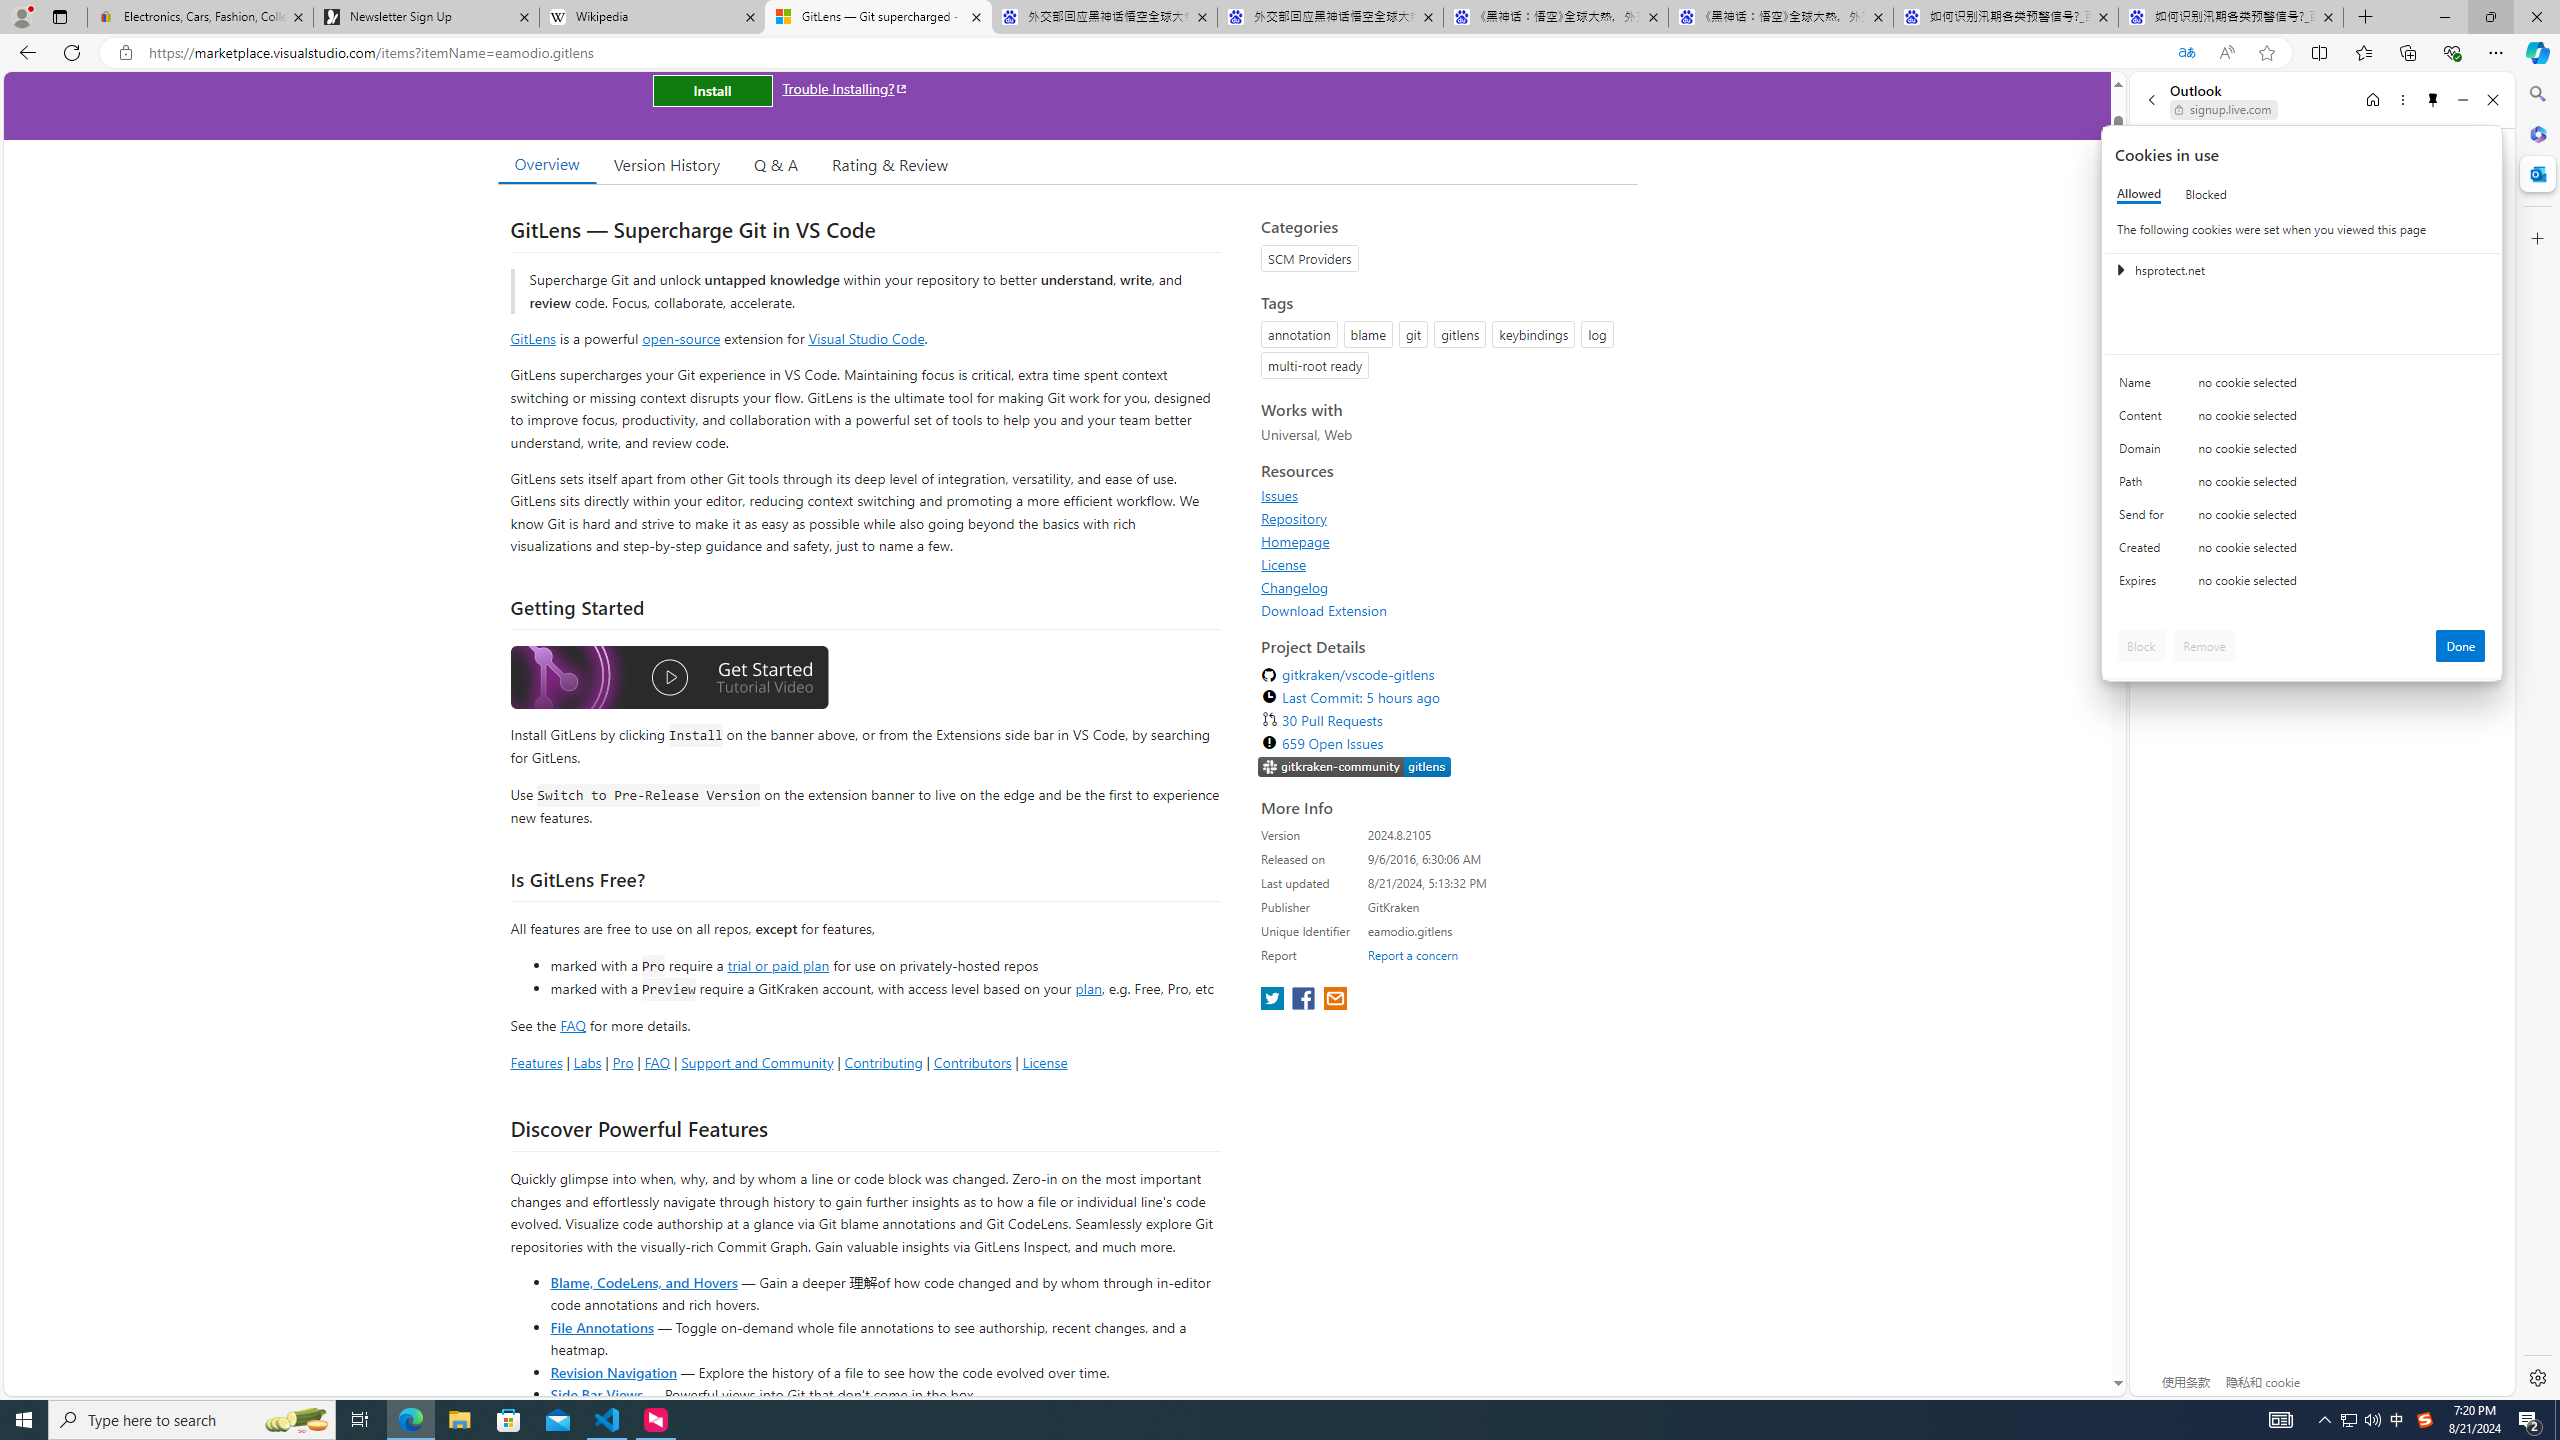 The width and height of the screenshot is (2560, 1440). I want to click on 'Class: c0153 c0157', so click(2302, 585).